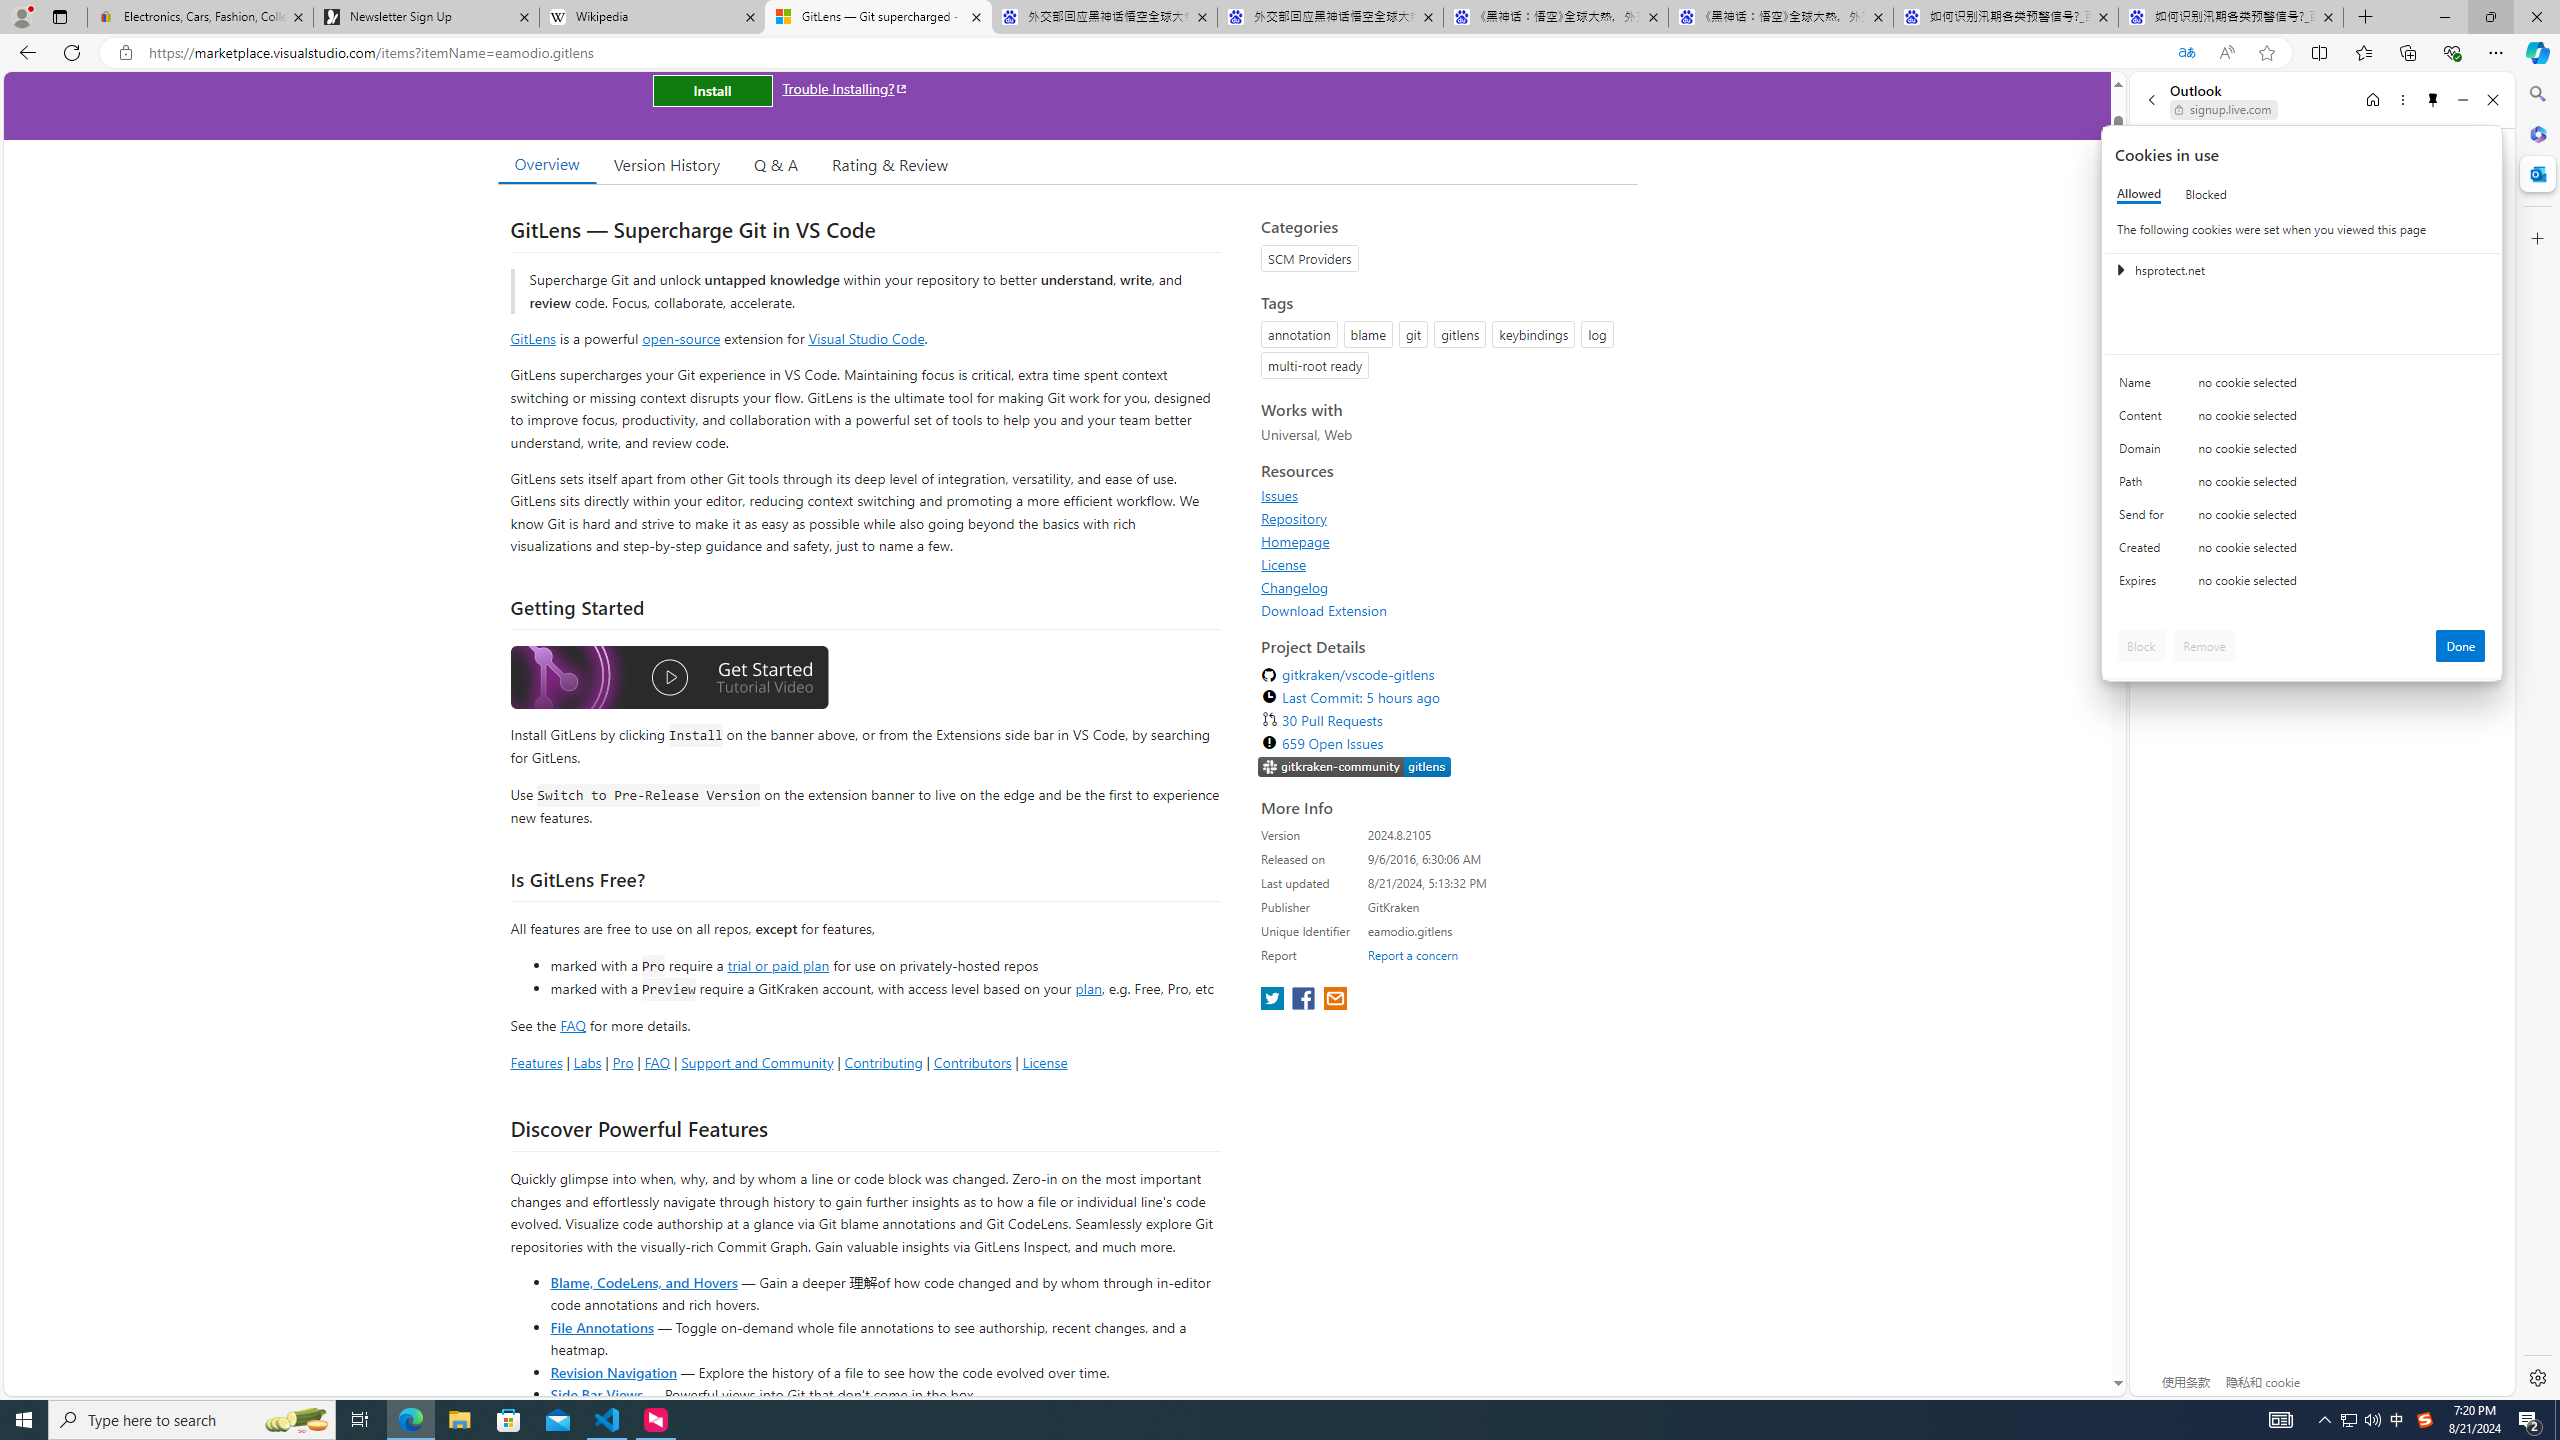 The width and height of the screenshot is (2560, 1440). I want to click on 'Class: c0153 c0157', so click(2302, 585).